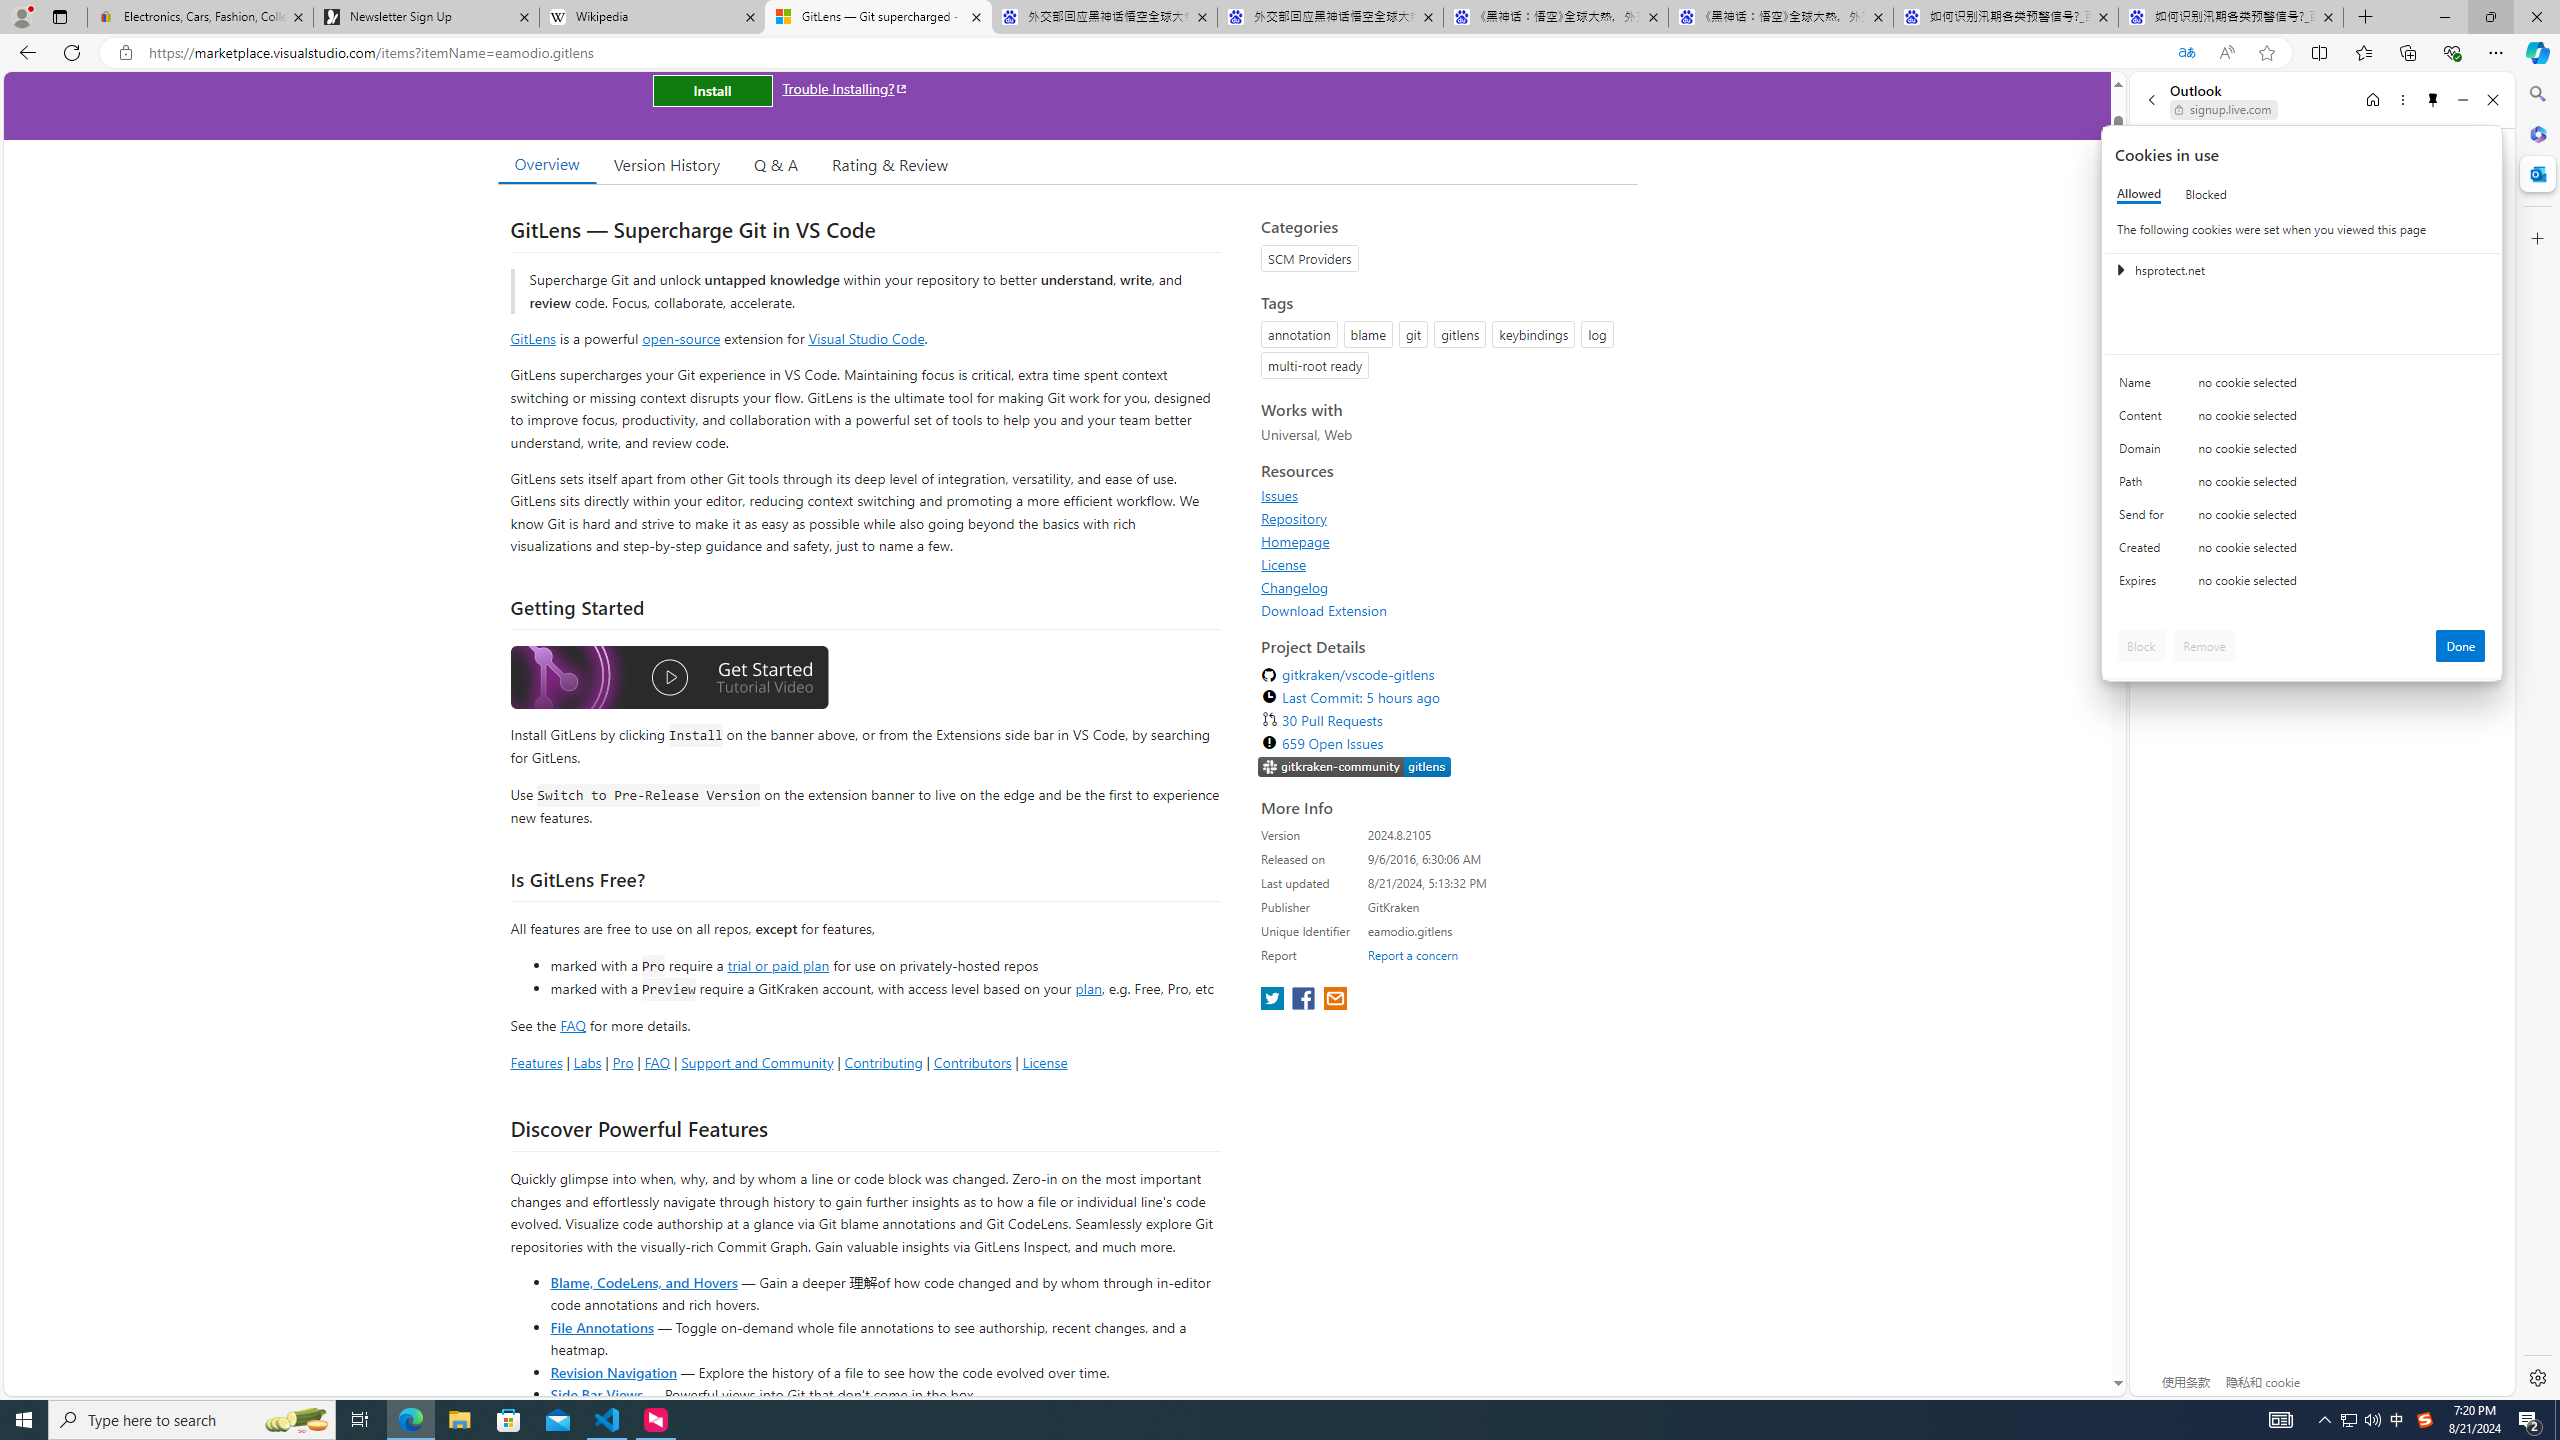 The width and height of the screenshot is (2560, 1440). I want to click on 'Class: c0153 c0157', so click(2302, 585).